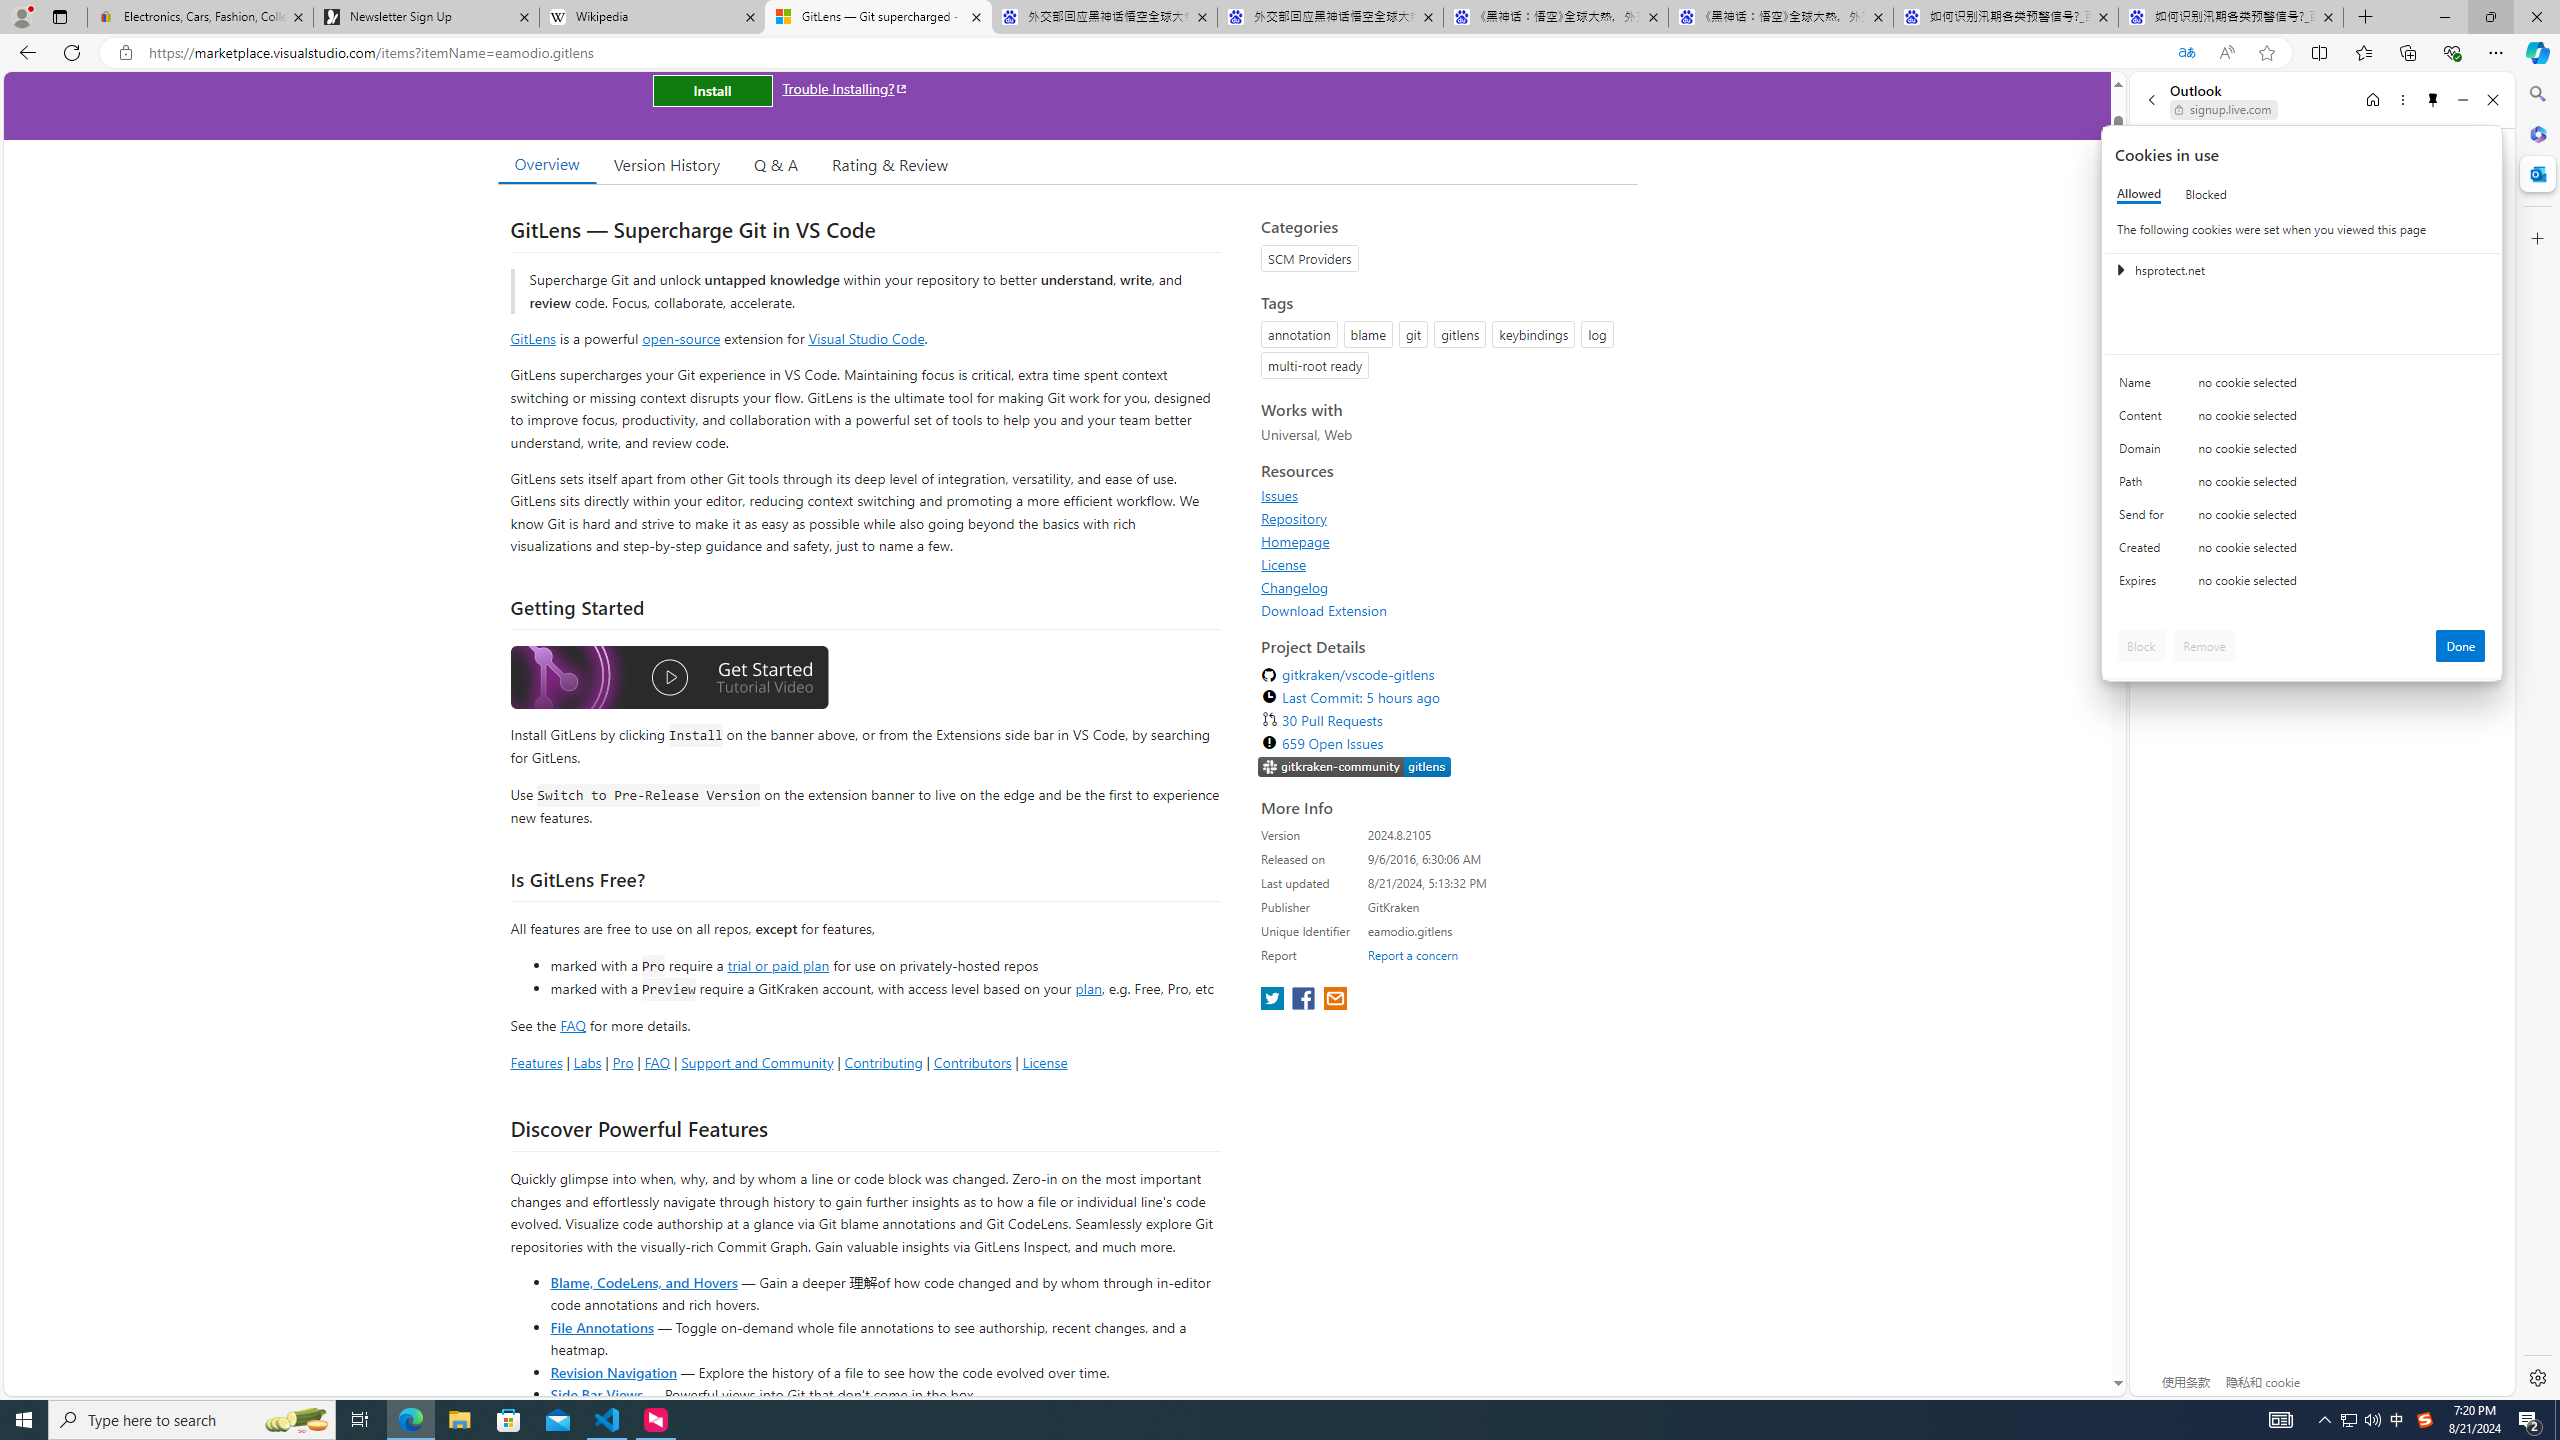 The width and height of the screenshot is (2560, 1440). I want to click on 'Class: c0153 c0157', so click(2302, 585).